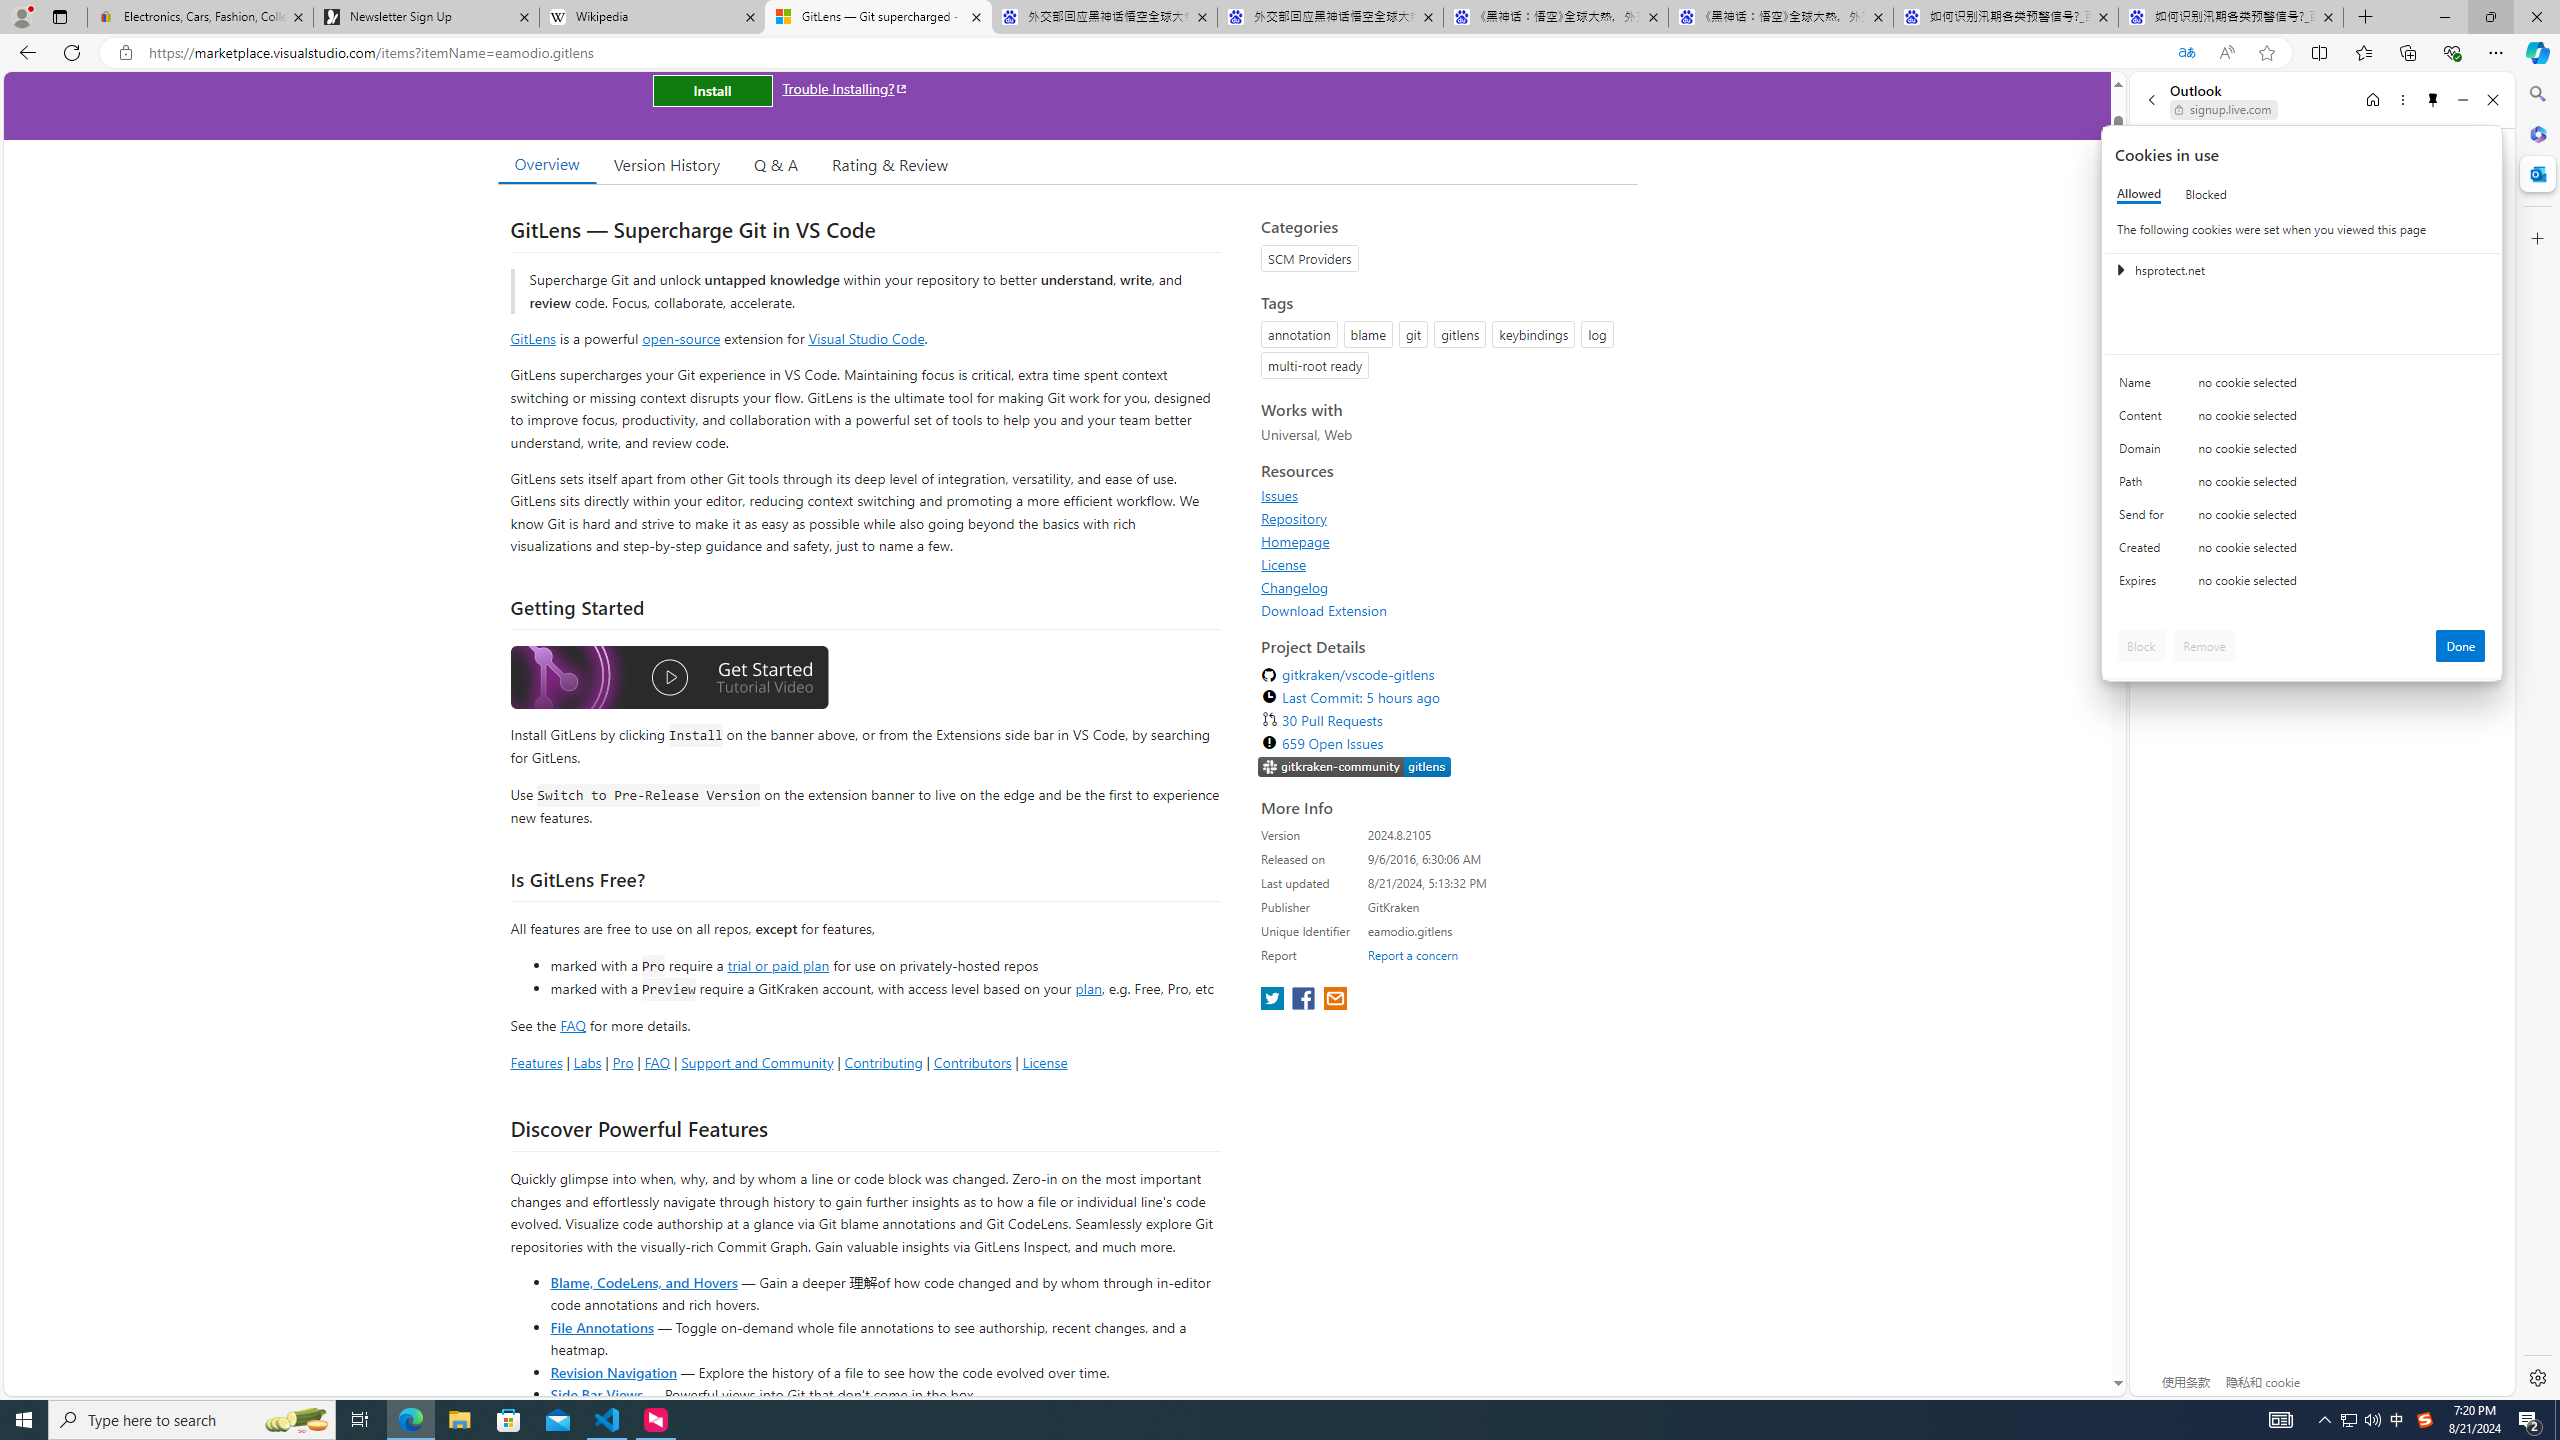 The width and height of the screenshot is (2560, 1440). I want to click on 'Class: c0153 c0157', so click(2302, 585).